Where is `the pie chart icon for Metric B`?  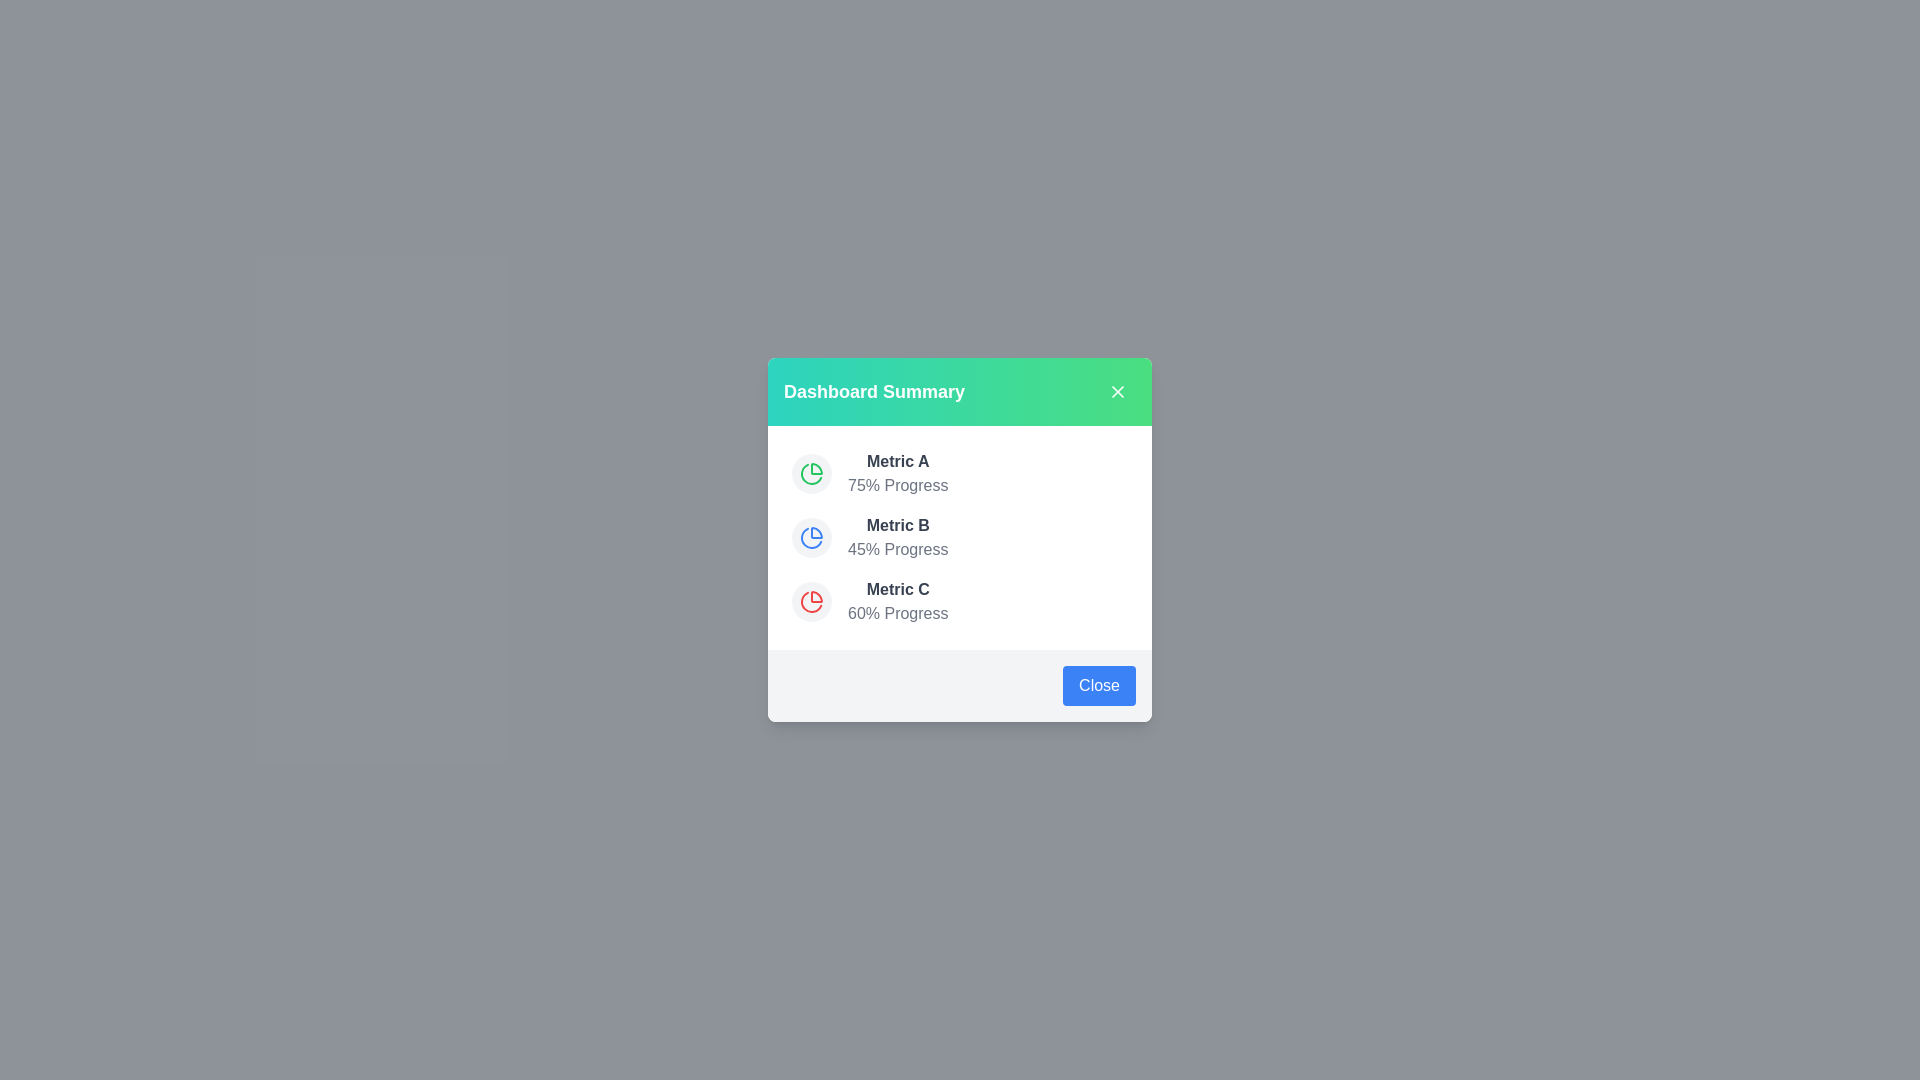 the pie chart icon for Metric B is located at coordinates (811, 536).